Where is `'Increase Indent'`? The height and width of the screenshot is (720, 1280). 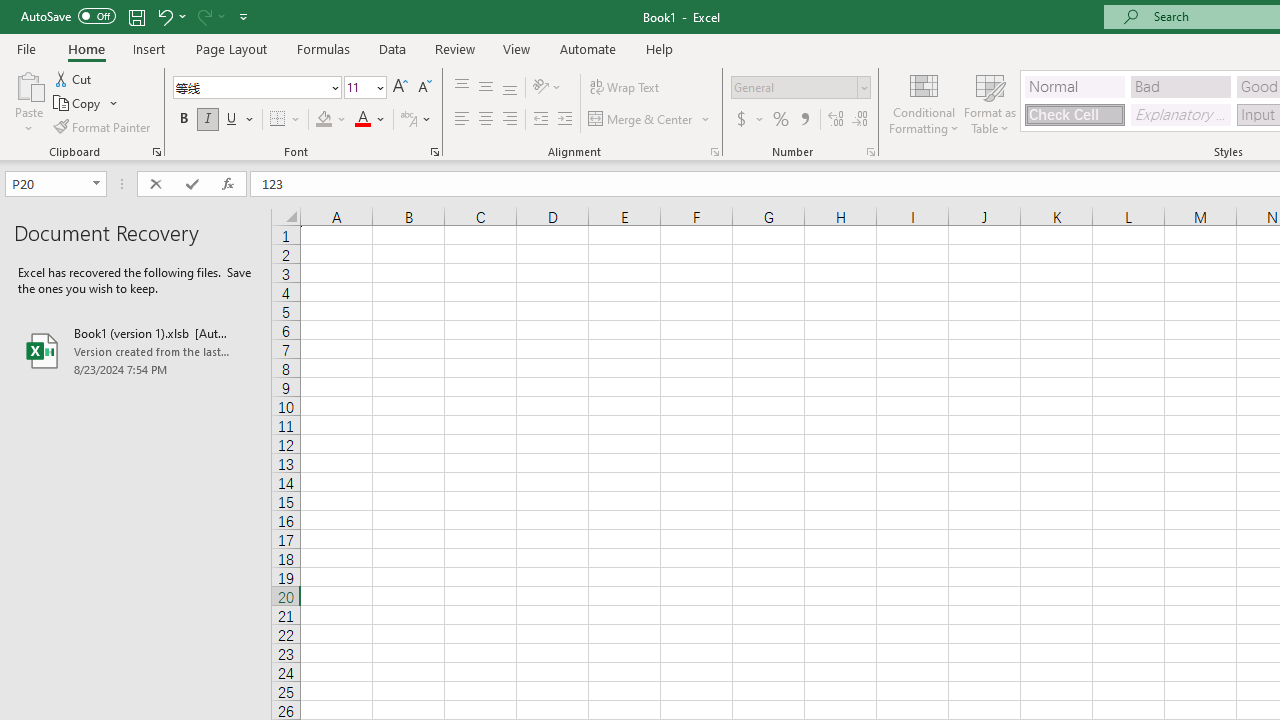
'Increase Indent' is located at coordinates (564, 119).